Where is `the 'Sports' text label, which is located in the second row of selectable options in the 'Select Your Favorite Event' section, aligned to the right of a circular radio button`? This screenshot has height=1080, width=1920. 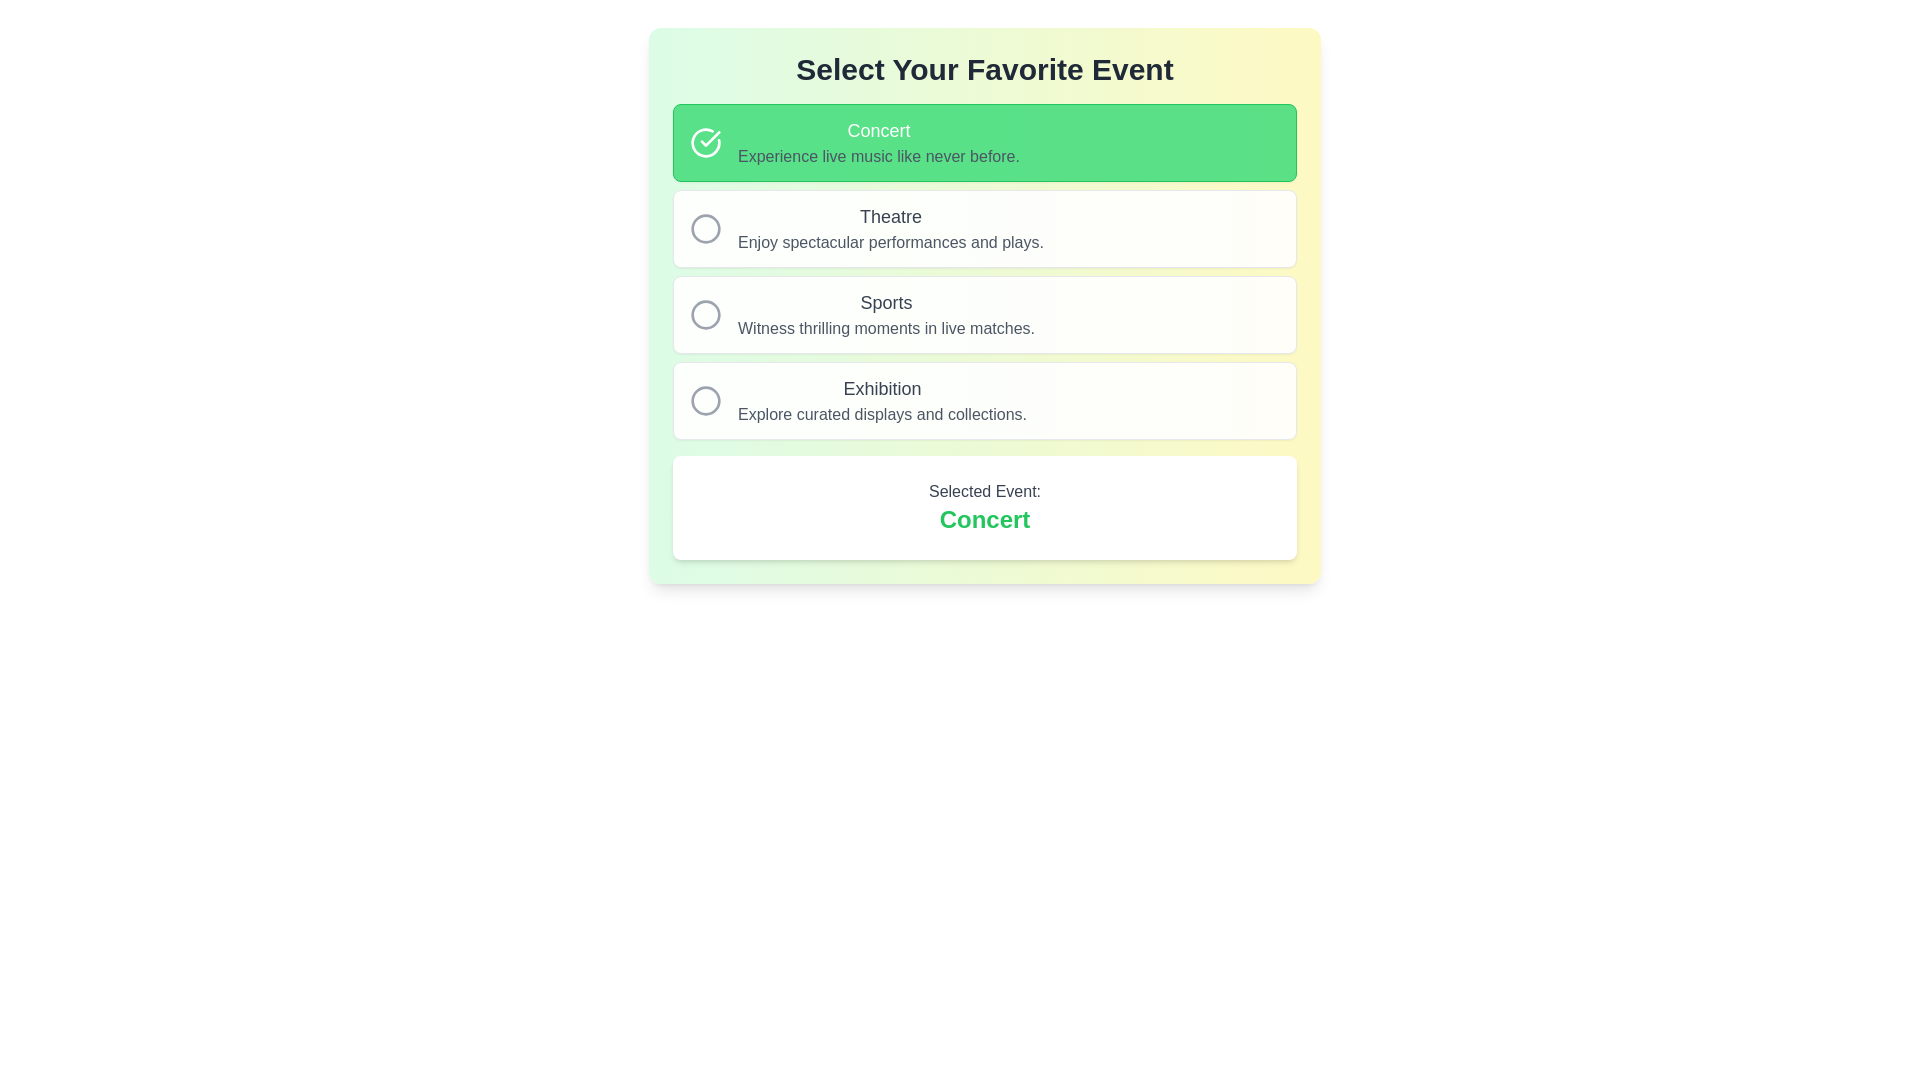
the 'Sports' text label, which is located in the second row of selectable options in the 'Select Your Favorite Event' section, aligned to the right of a circular radio button is located at coordinates (885, 315).